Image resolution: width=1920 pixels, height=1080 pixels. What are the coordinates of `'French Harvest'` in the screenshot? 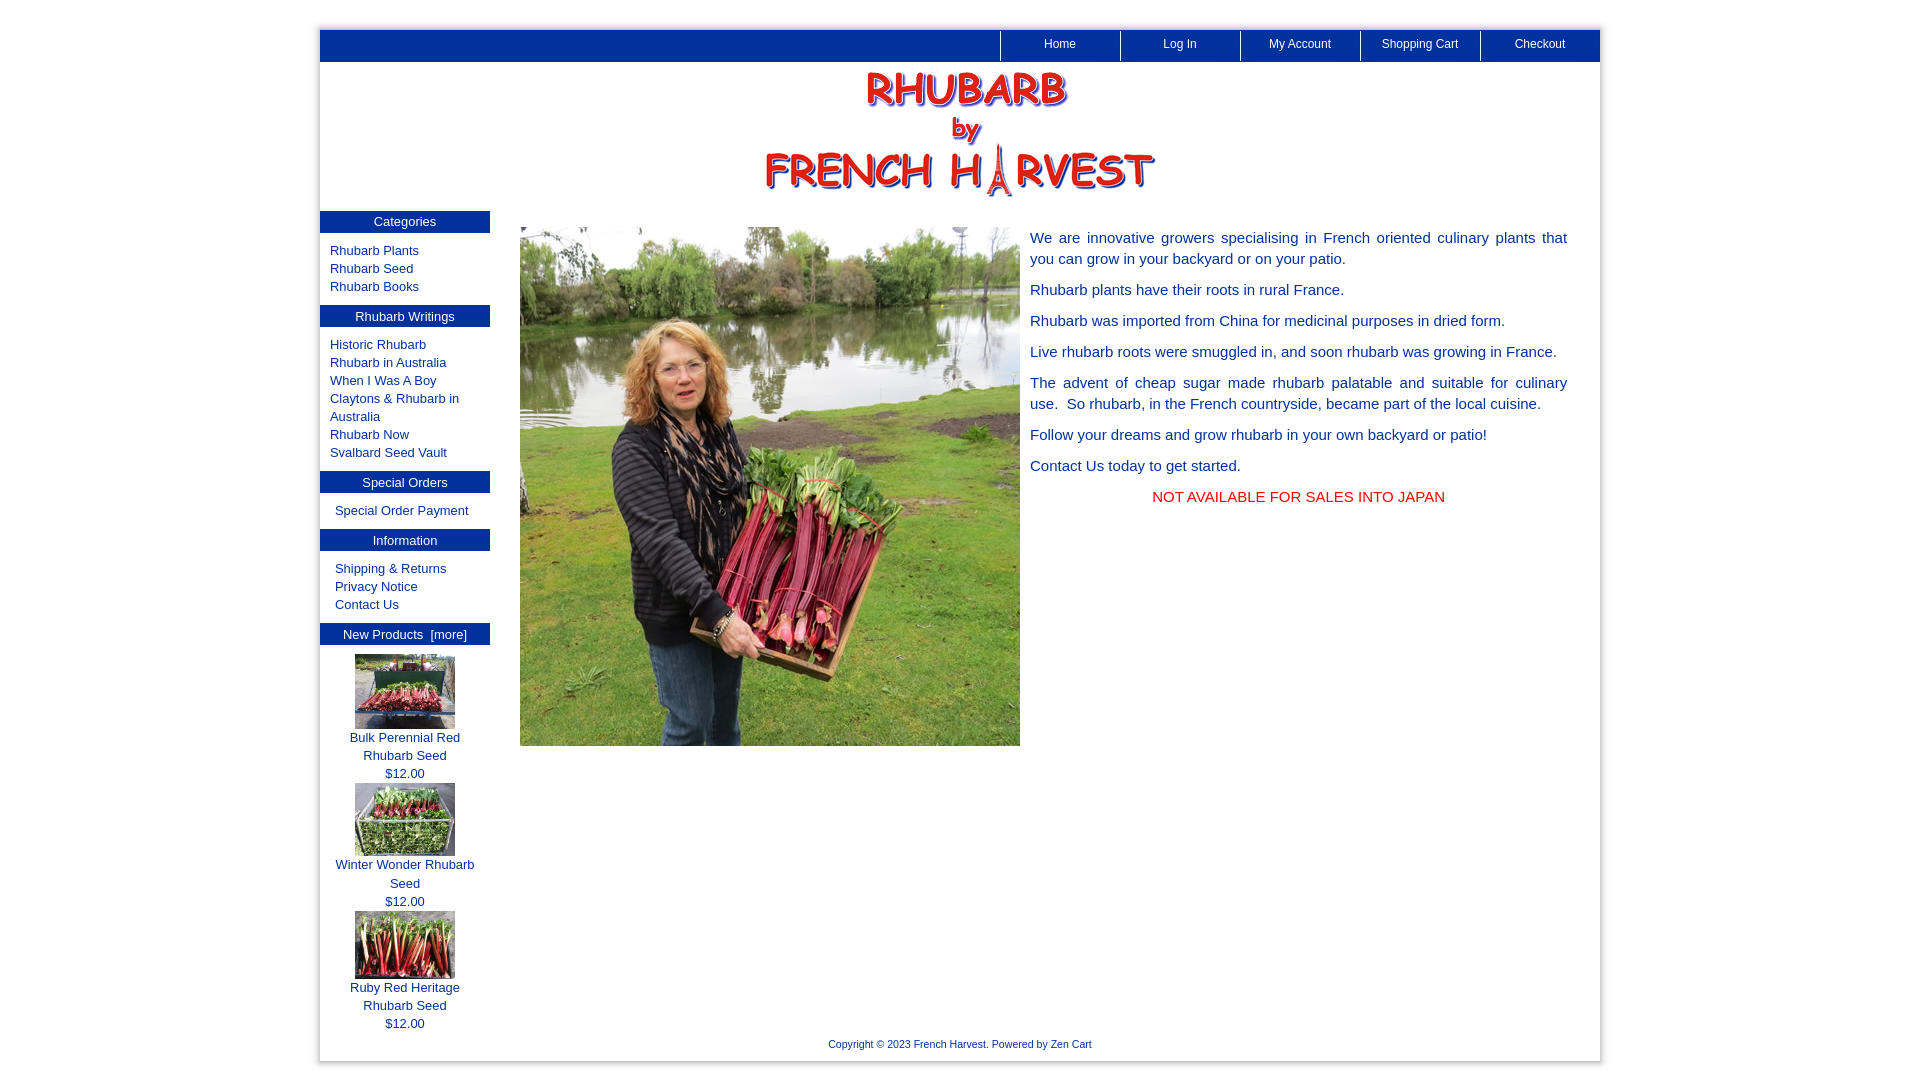 It's located at (912, 1043).